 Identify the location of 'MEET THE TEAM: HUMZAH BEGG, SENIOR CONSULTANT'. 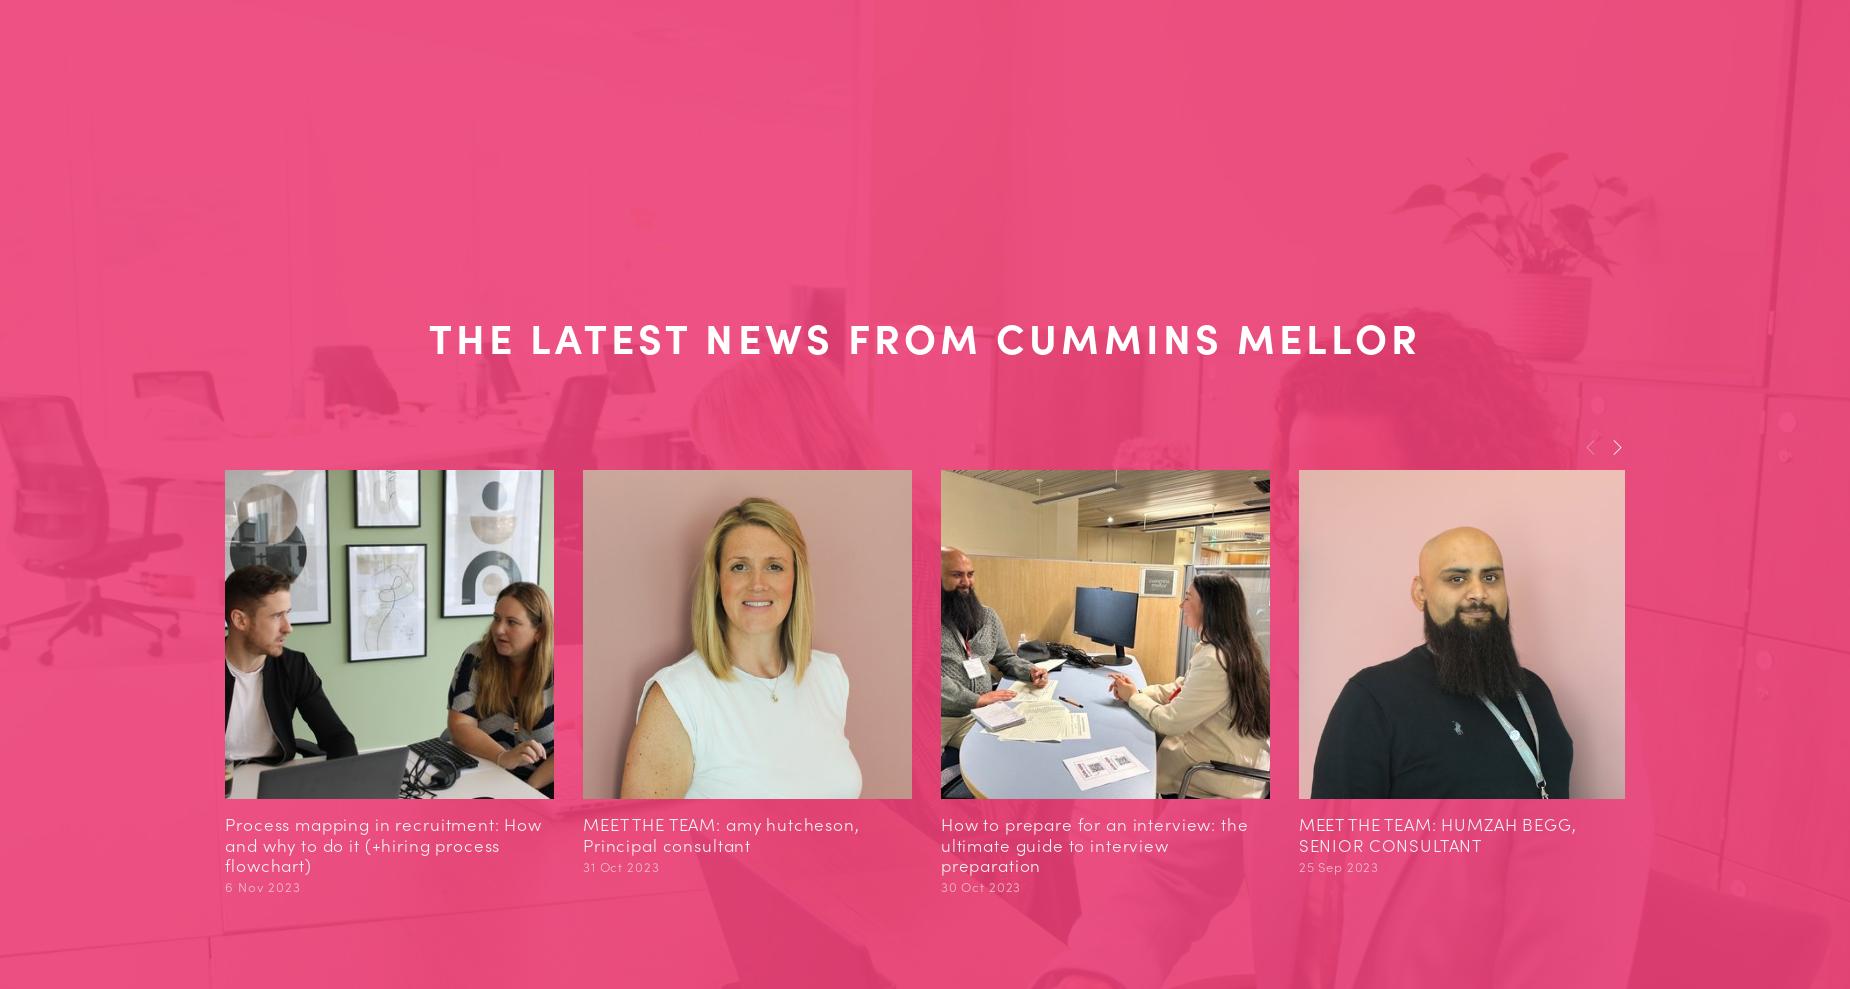
(1437, 834).